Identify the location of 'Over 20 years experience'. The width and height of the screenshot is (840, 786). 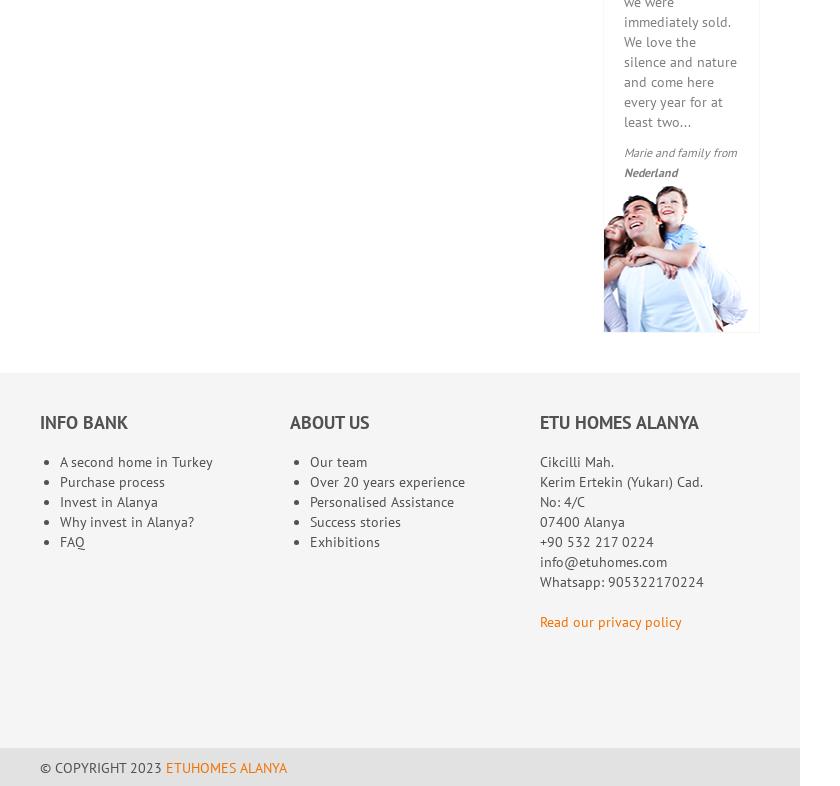
(387, 480).